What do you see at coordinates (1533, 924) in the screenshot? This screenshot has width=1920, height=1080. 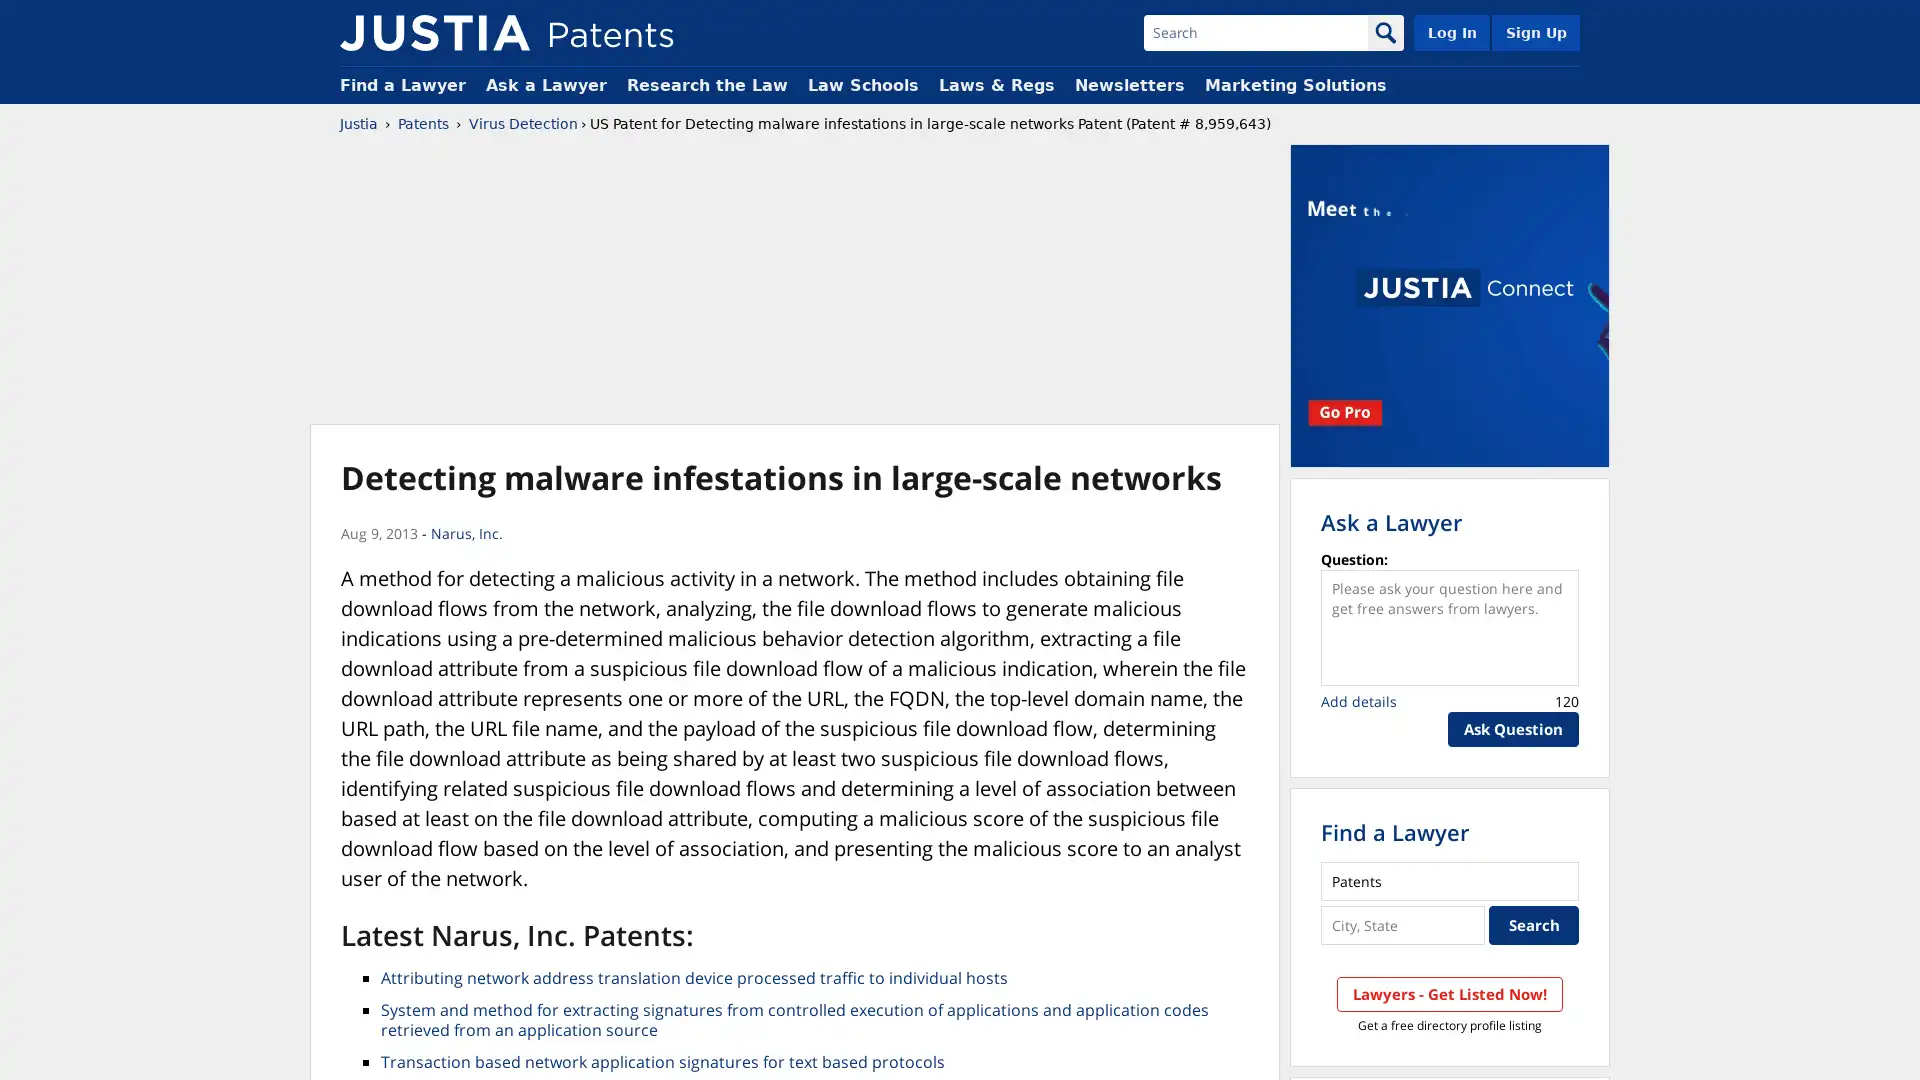 I see `Search` at bounding box center [1533, 924].